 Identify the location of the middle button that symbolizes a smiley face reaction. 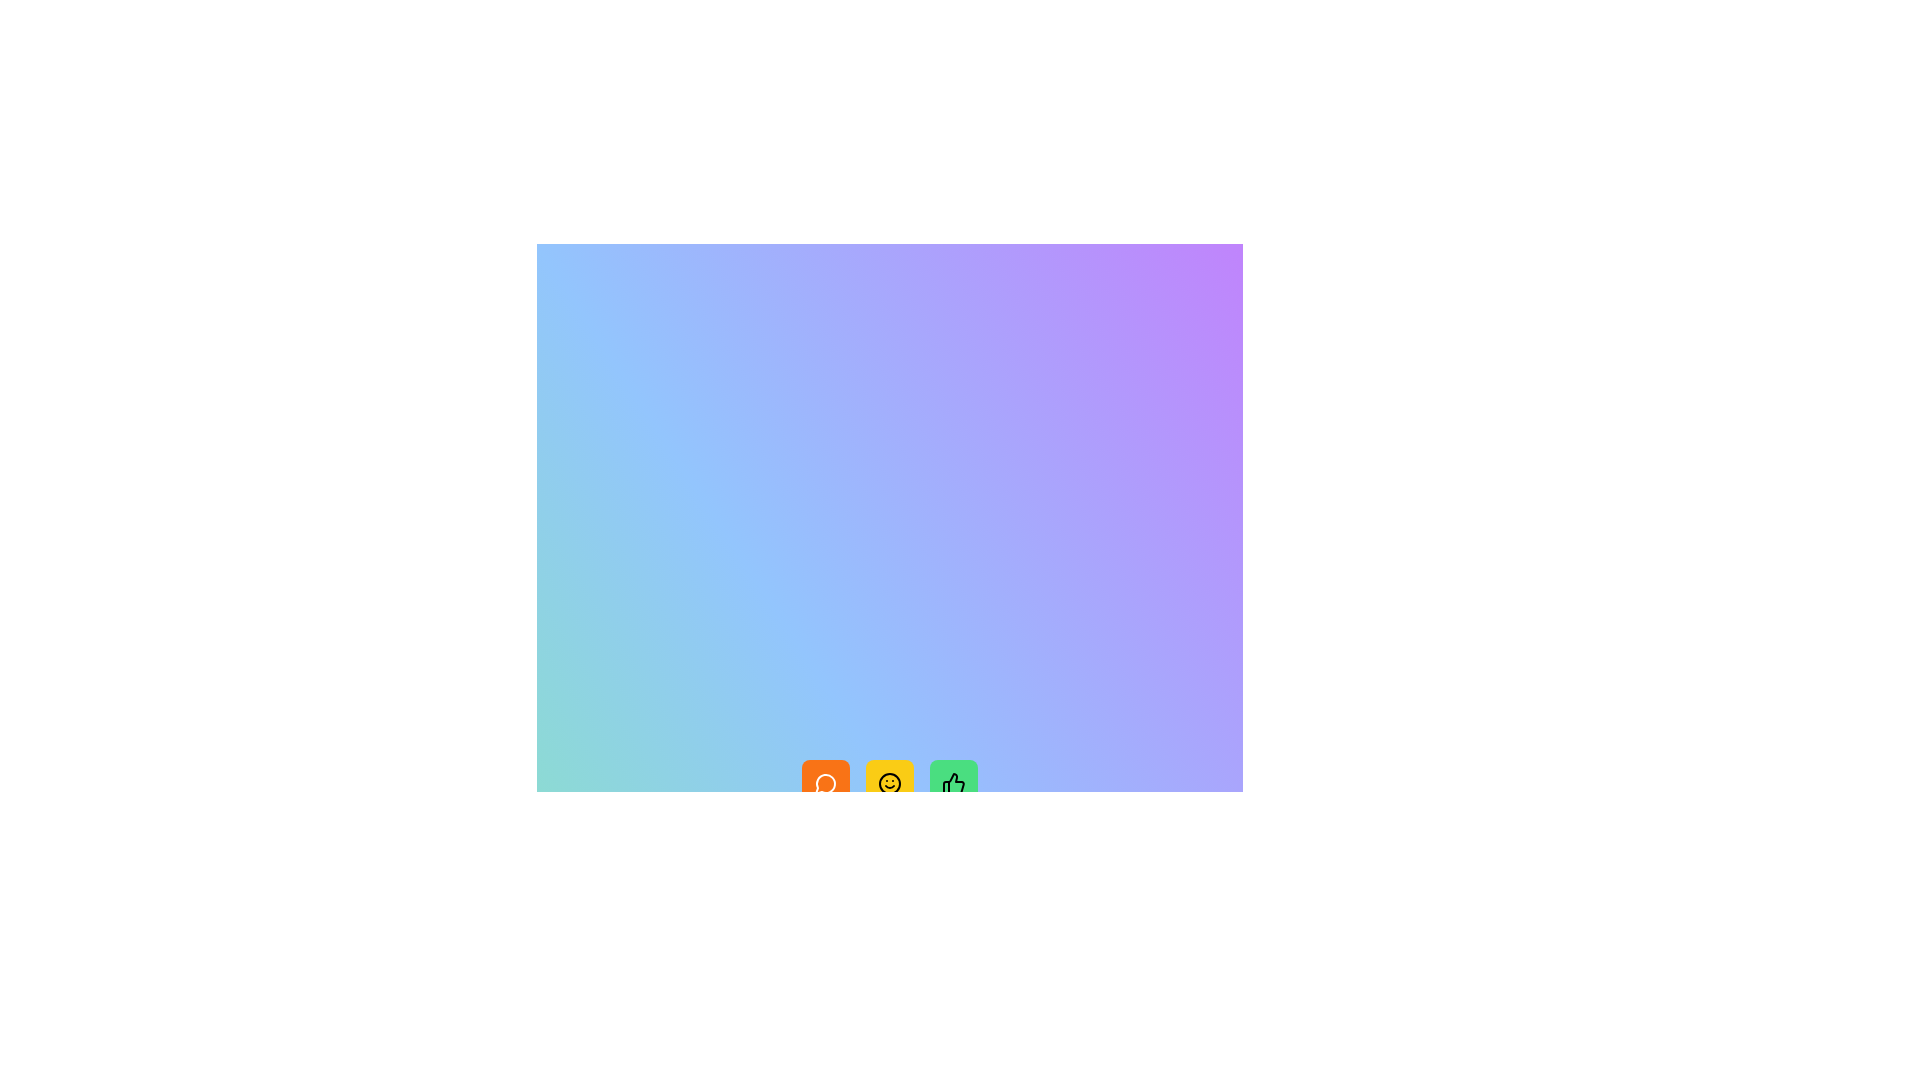
(888, 782).